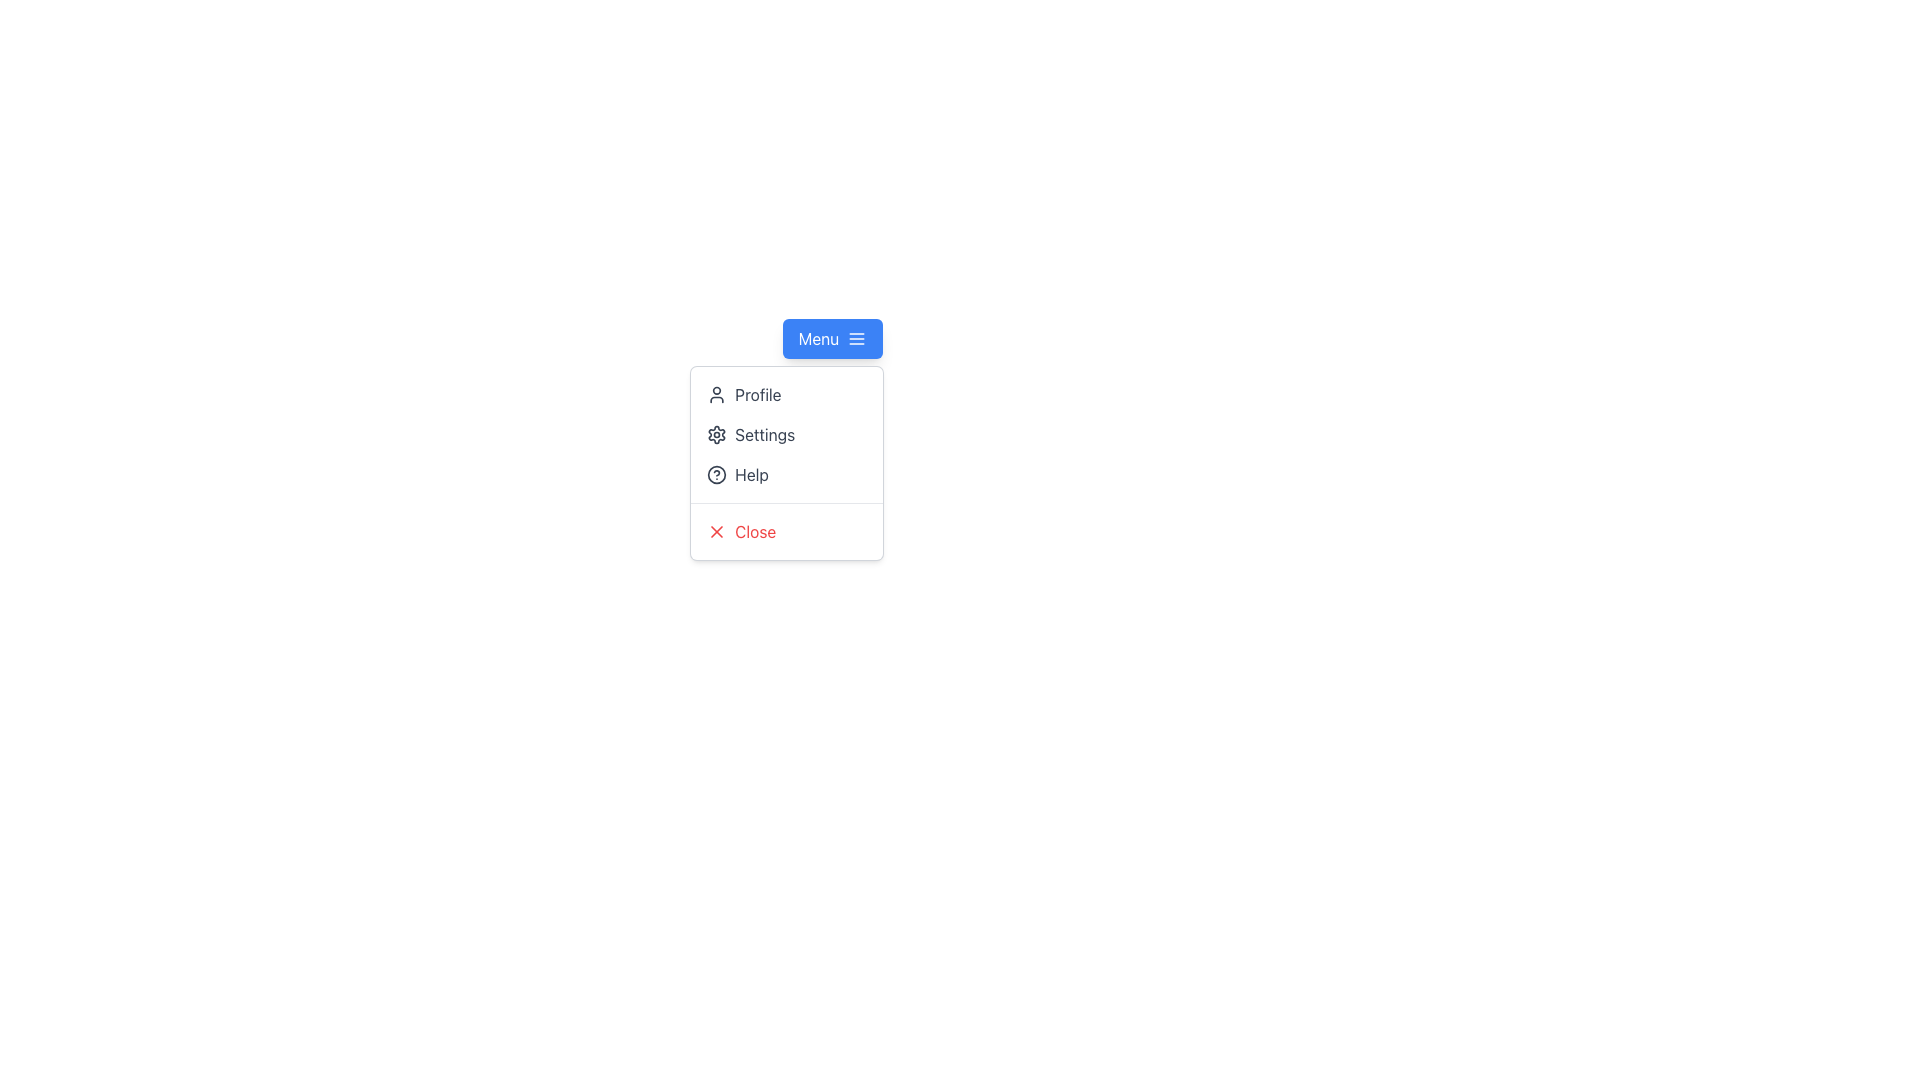 The width and height of the screenshot is (1920, 1080). I want to click on the gear icon located immediately to the left of the 'Settings' text label in the dropdown menu, so click(716, 434).